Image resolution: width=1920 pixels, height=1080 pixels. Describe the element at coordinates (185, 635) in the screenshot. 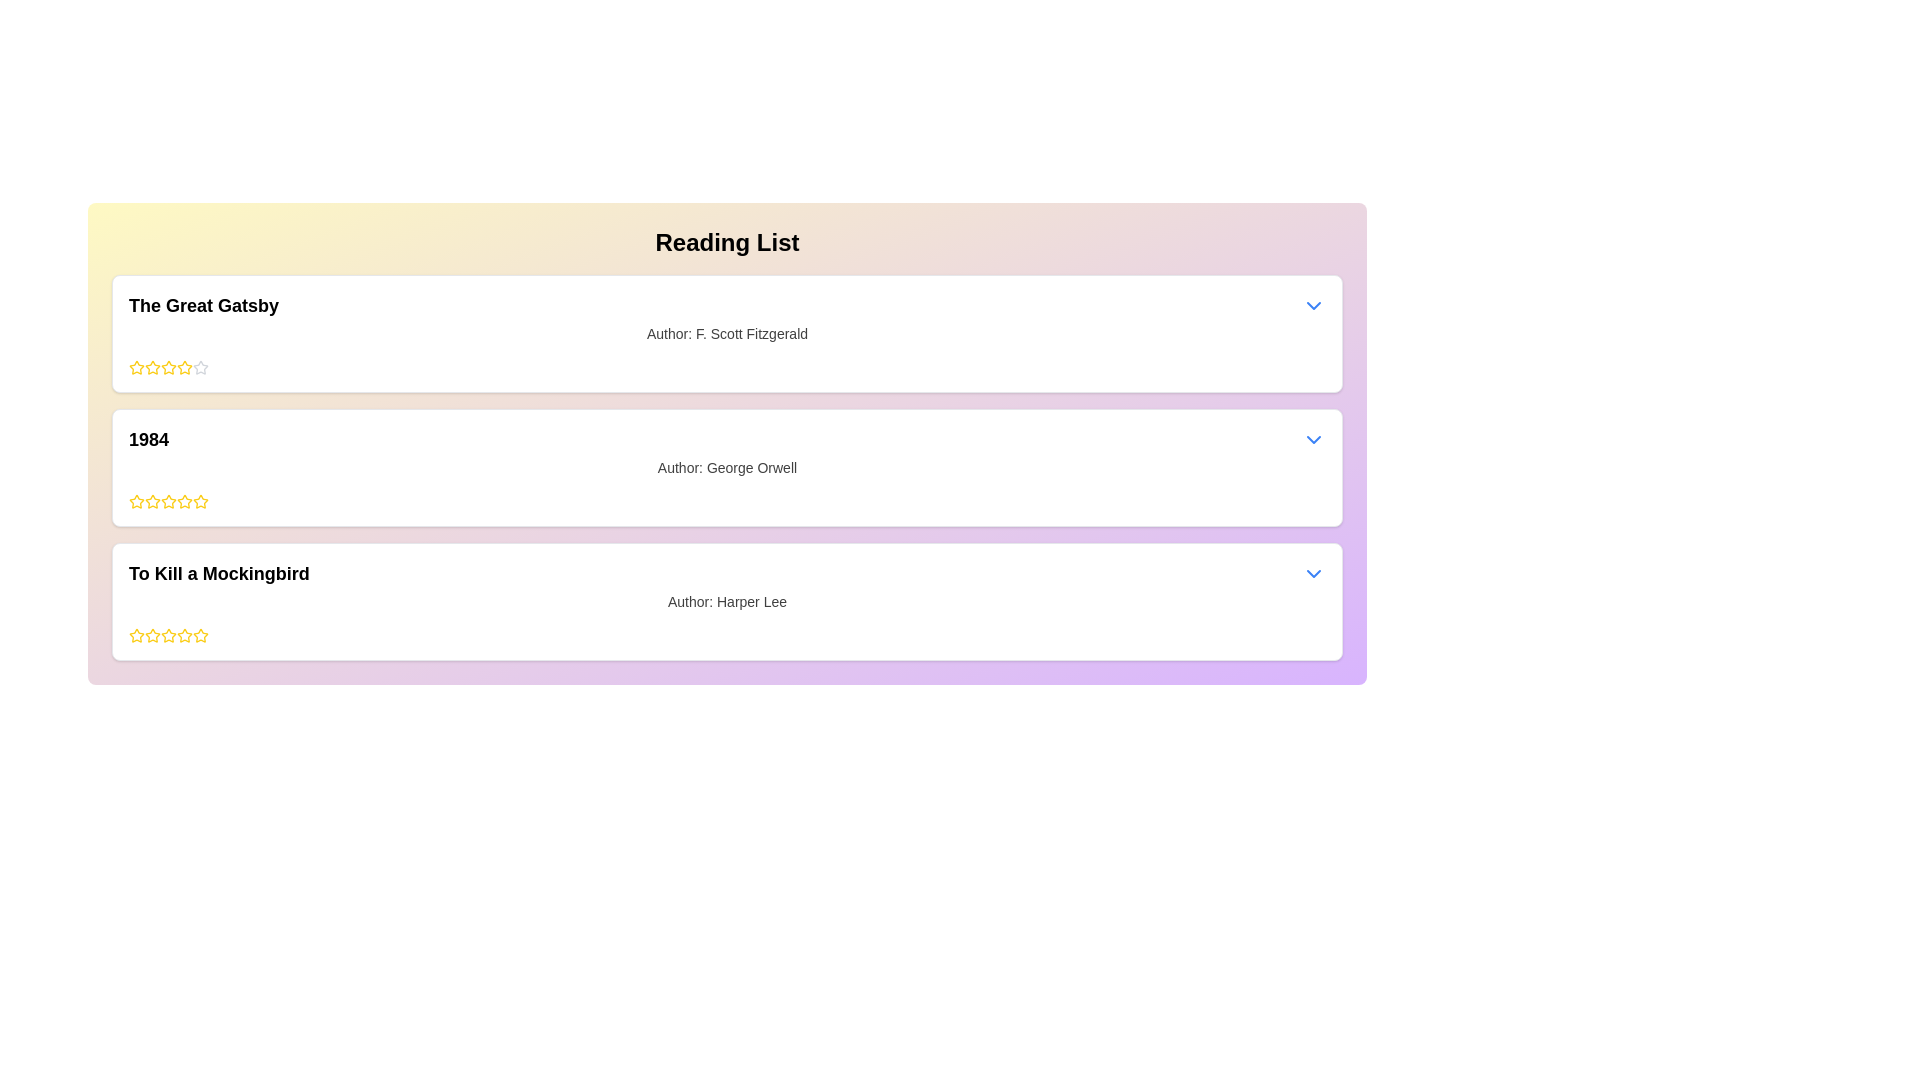

I see `the second star-shaped rating icon in the five-star rating scale below the 'To Kill a Mockingbird' header` at that location.